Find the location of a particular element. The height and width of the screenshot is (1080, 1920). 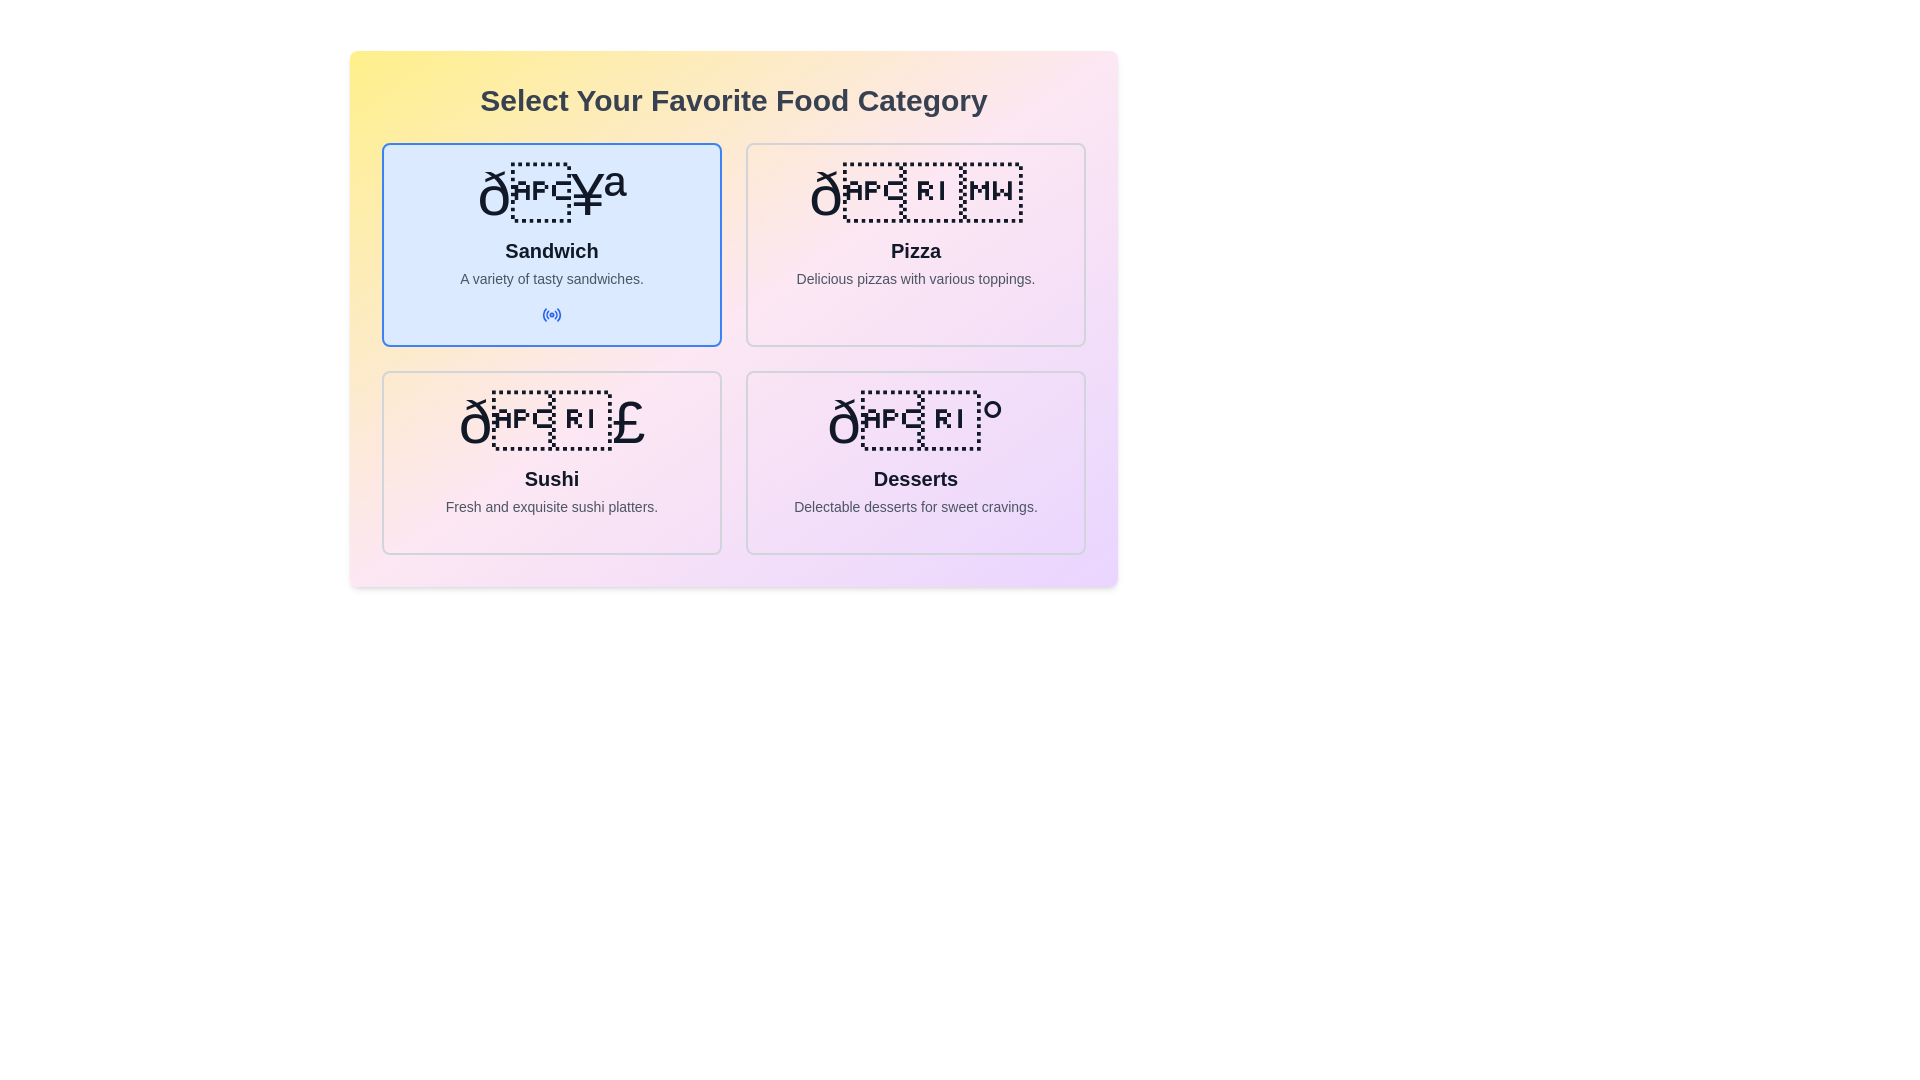

text label identifying the 'Desserts' category, located in the bottom-right quadrant of the grid layout, positioned below an emoji-style icon and above a description is located at coordinates (915, 478).